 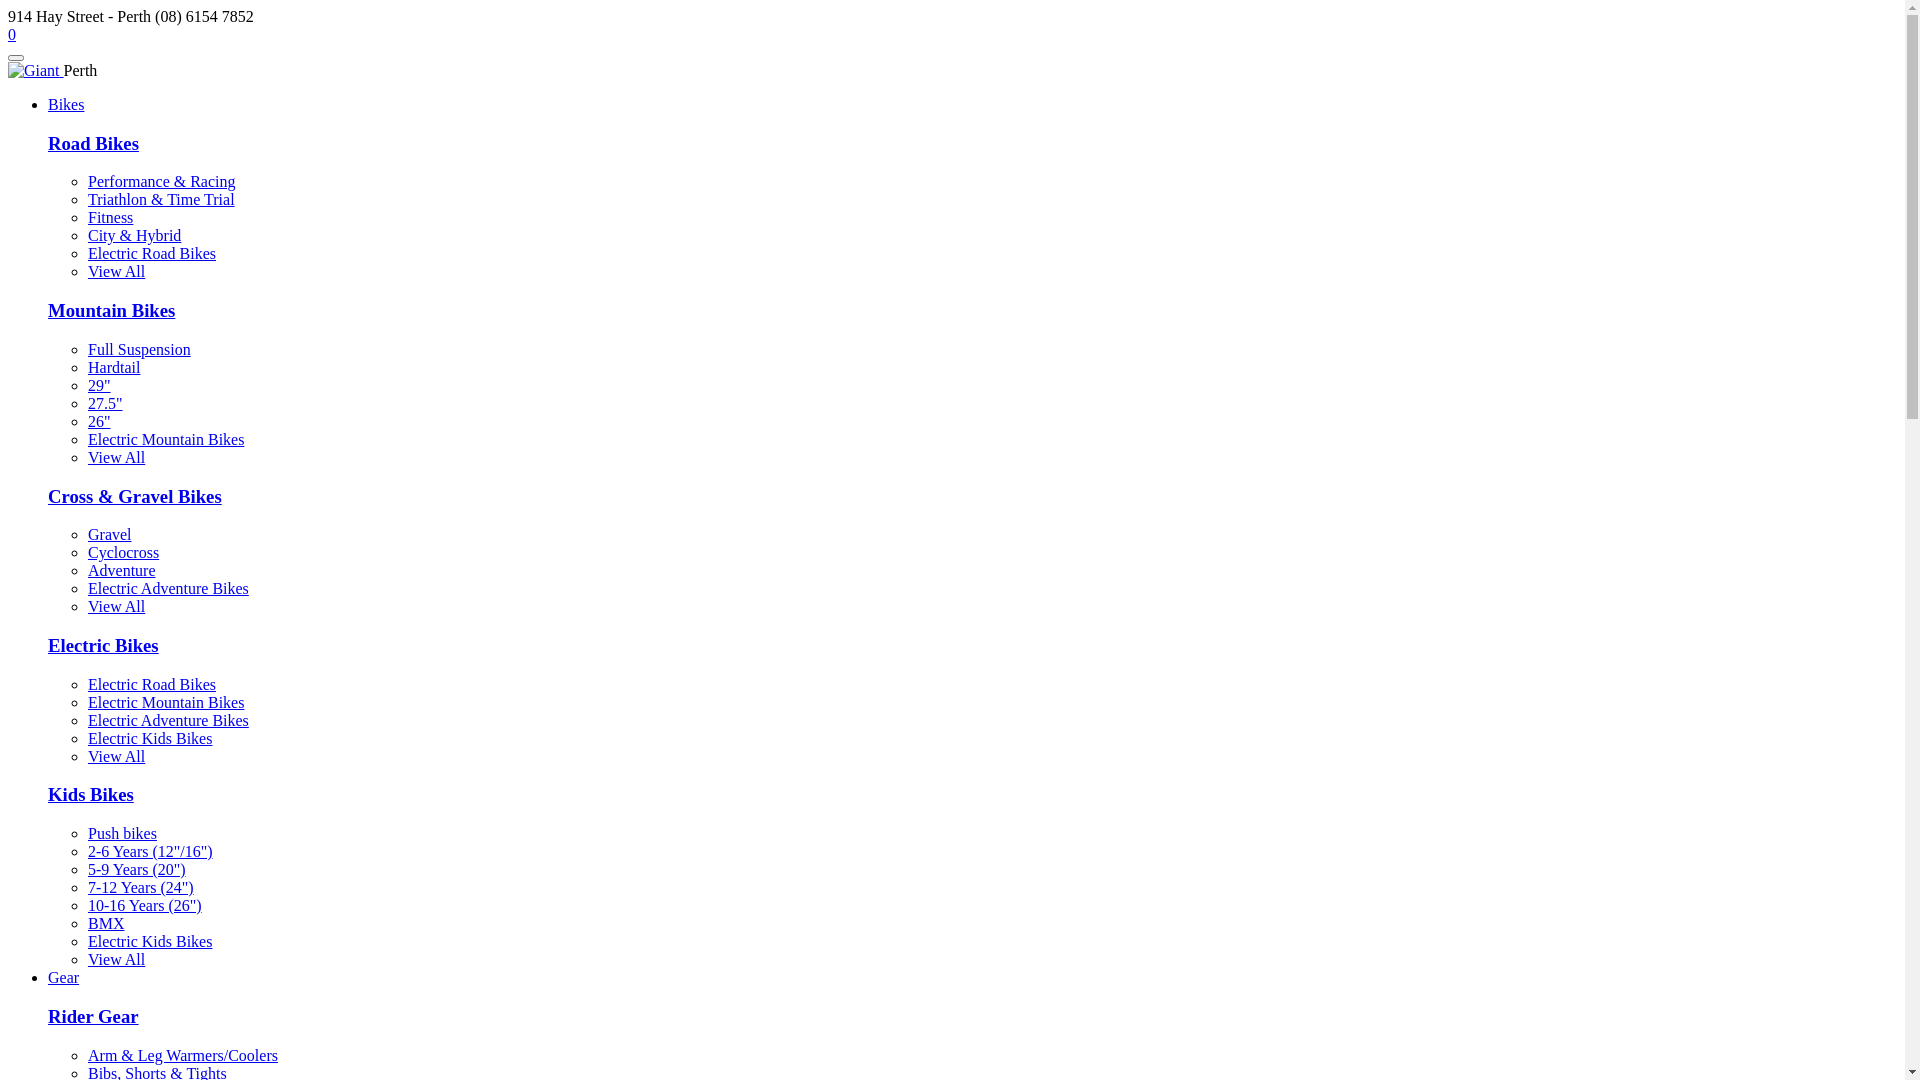 What do you see at coordinates (63, 976) in the screenshot?
I see `'Gear'` at bounding box center [63, 976].